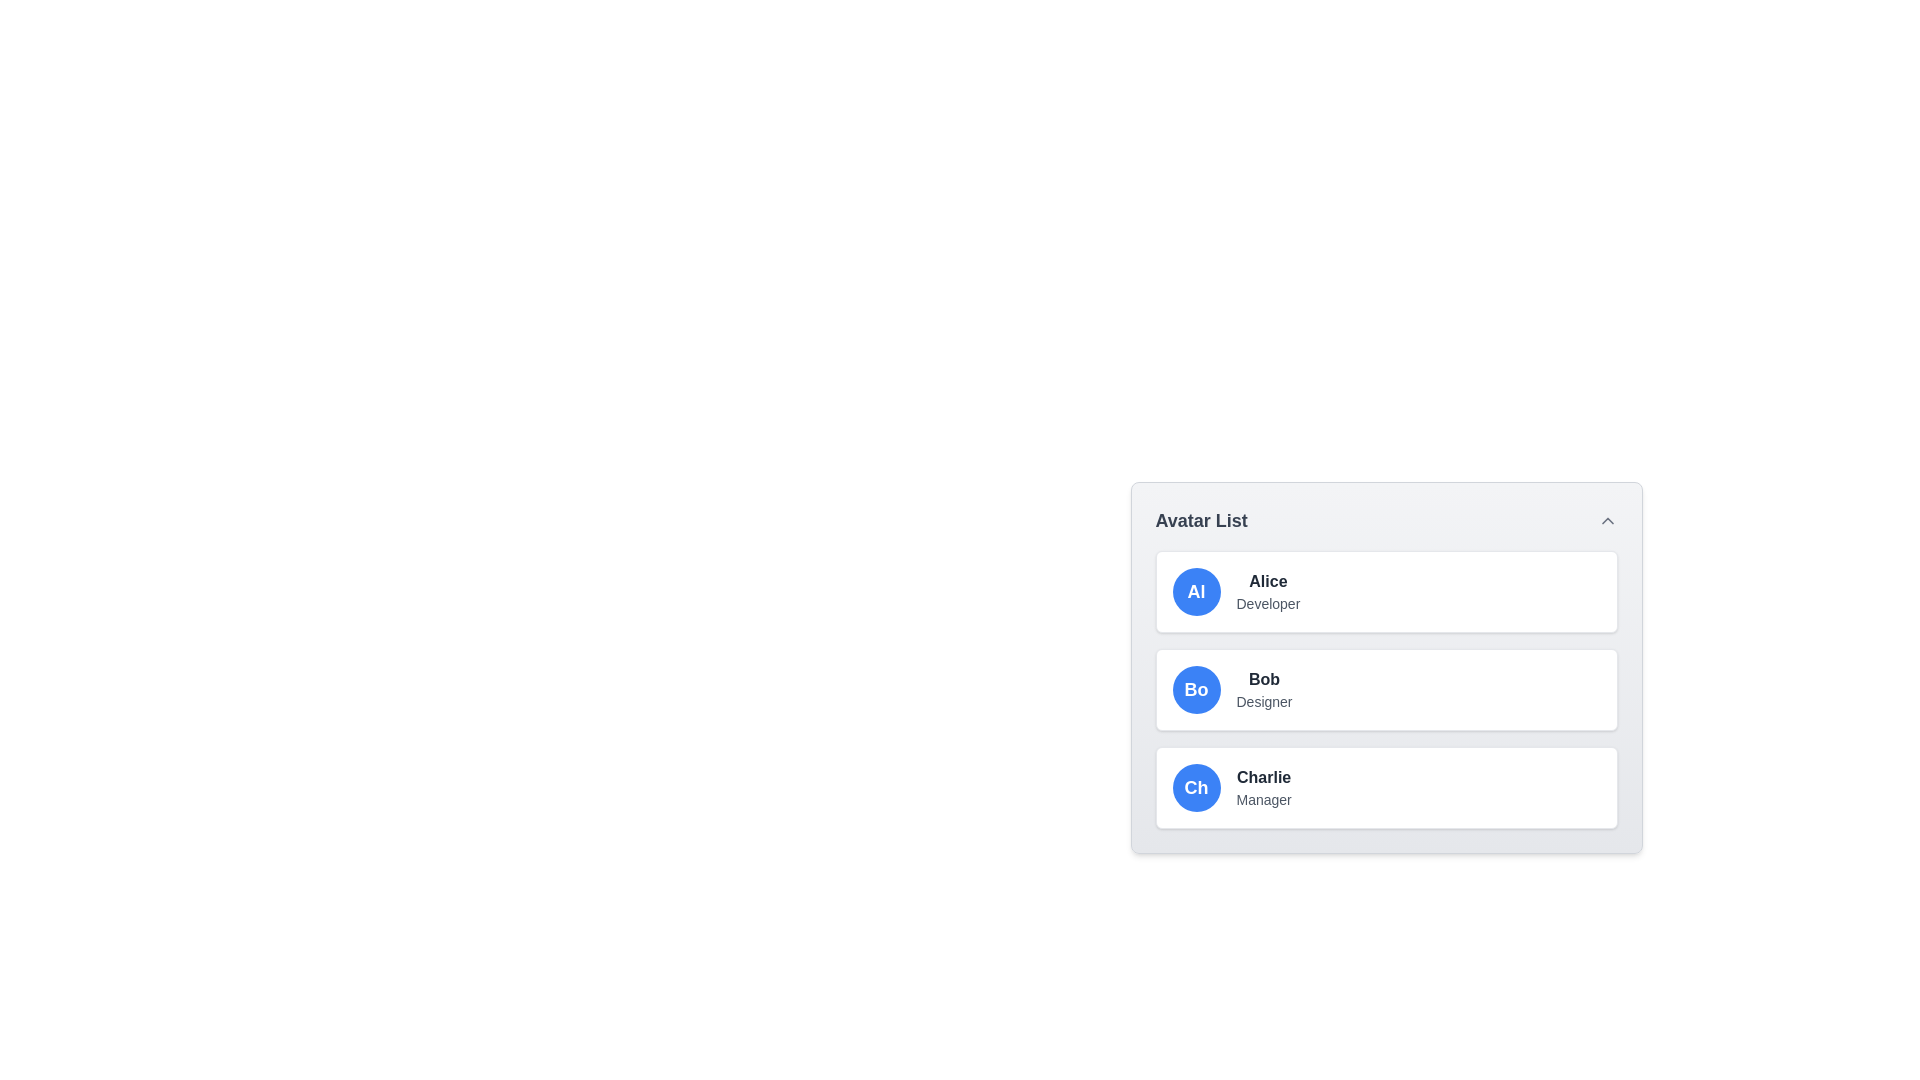 The width and height of the screenshot is (1920, 1080). I want to click on the blue circular badge labeled 'Bo' to interact with it, located in the second row adjacent to 'Bob' and 'Designer', so click(1196, 689).